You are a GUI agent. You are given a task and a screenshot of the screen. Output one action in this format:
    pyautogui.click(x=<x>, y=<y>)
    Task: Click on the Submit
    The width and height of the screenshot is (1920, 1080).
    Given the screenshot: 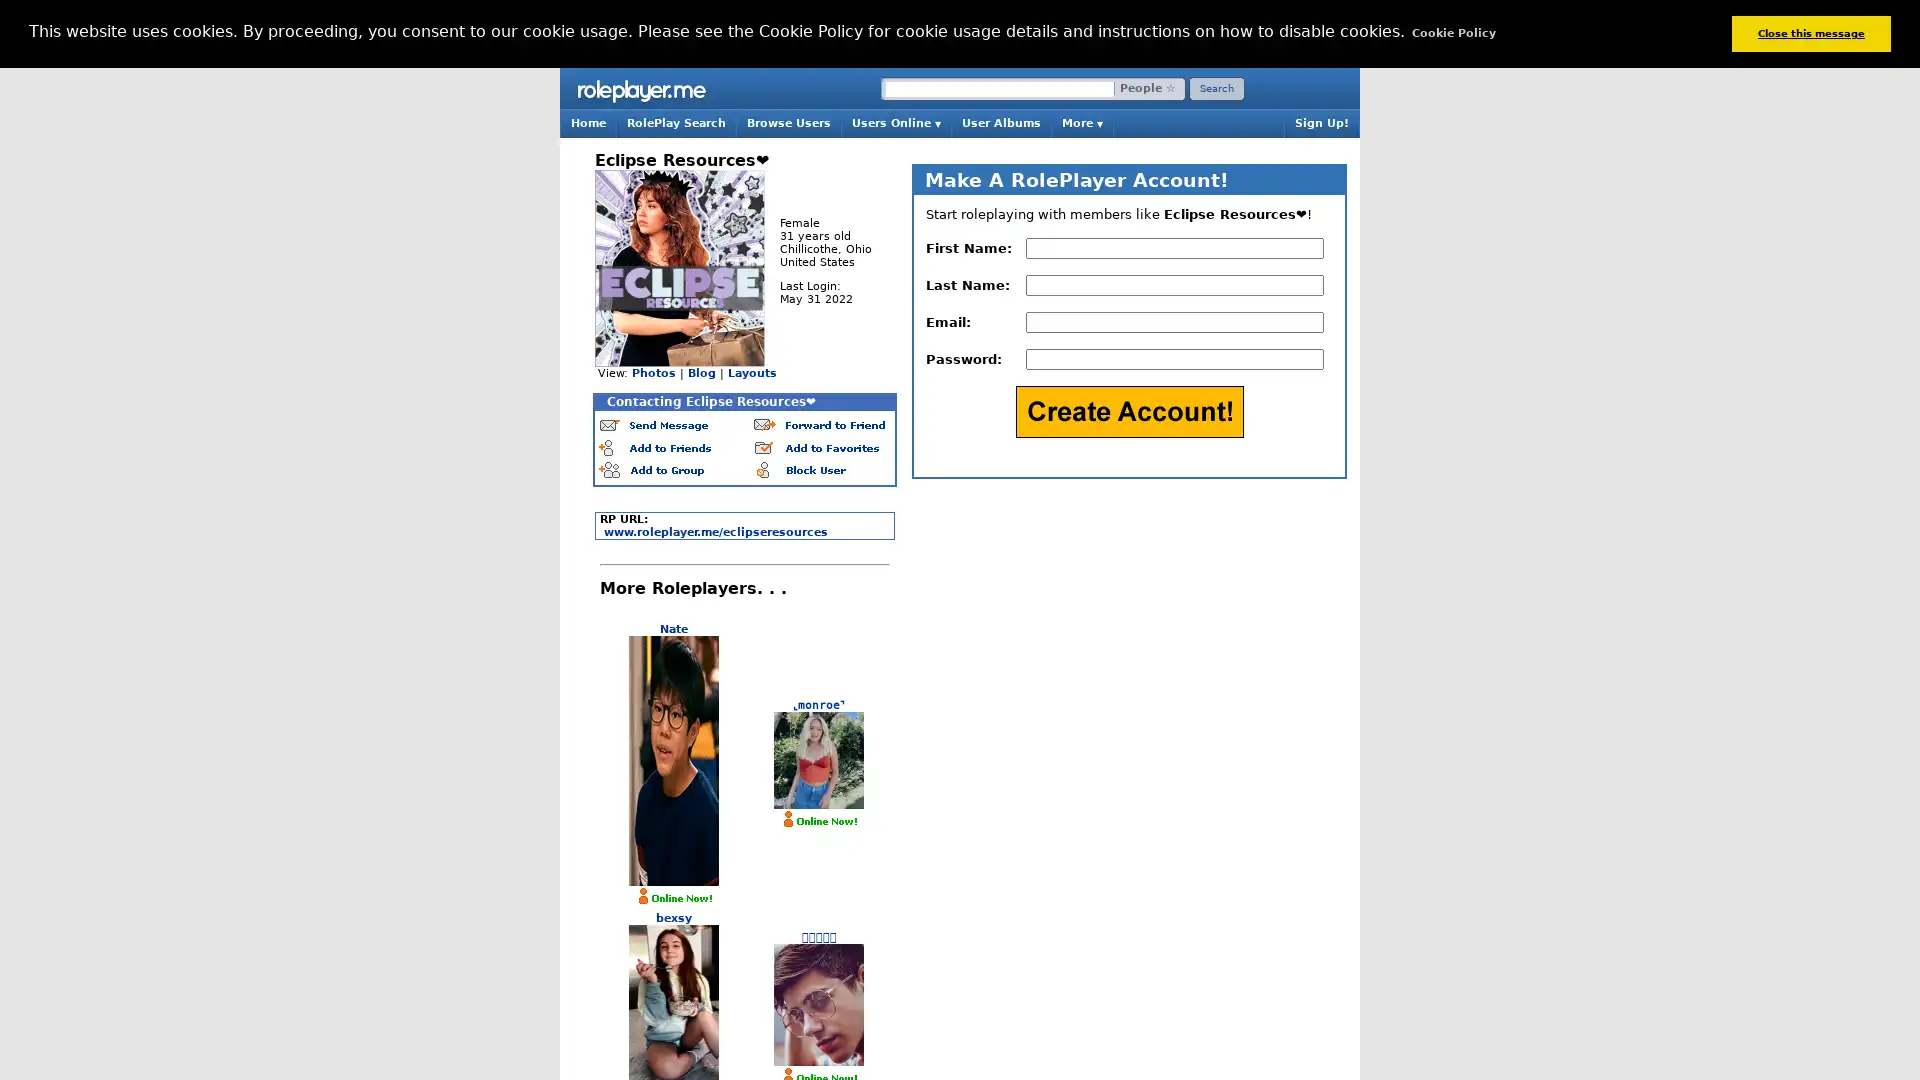 What is the action you would take?
    pyautogui.click(x=1128, y=410)
    